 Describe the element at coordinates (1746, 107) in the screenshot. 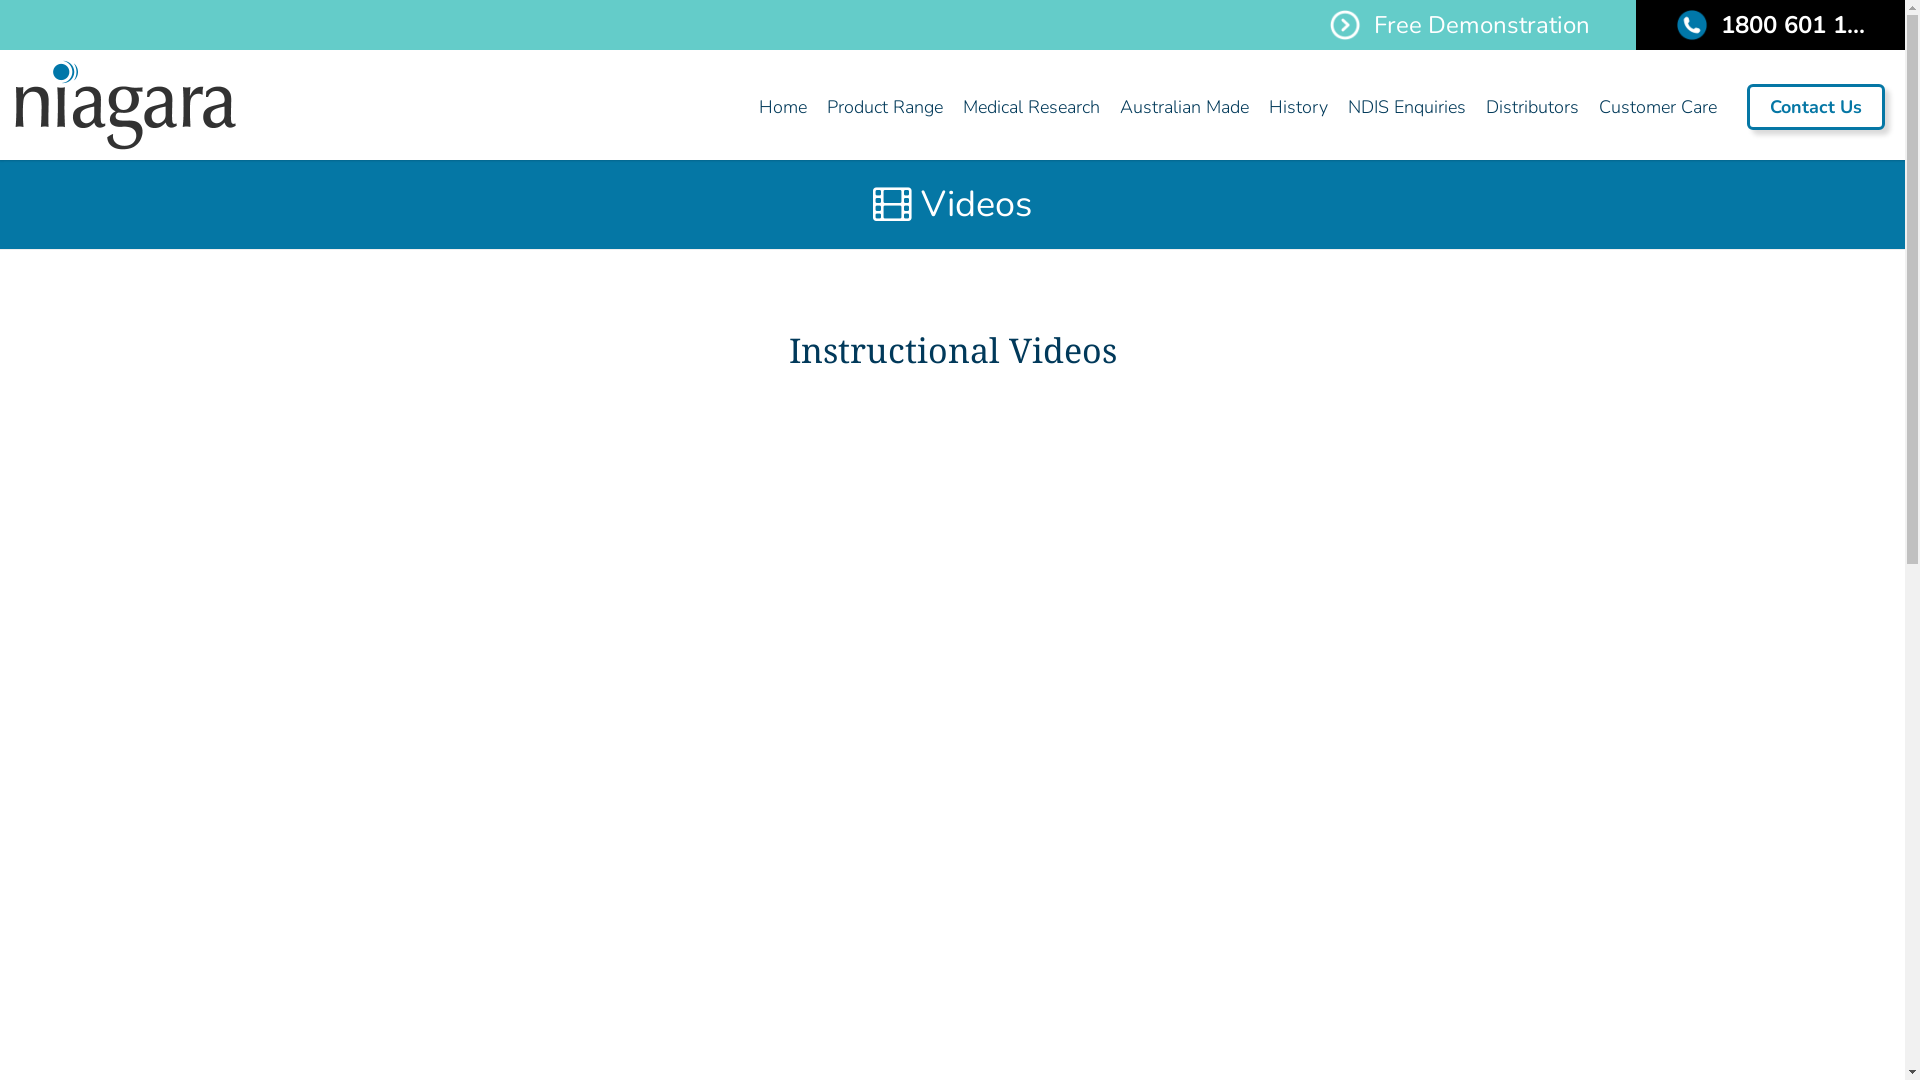

I see `'Contact Us'` at that location.